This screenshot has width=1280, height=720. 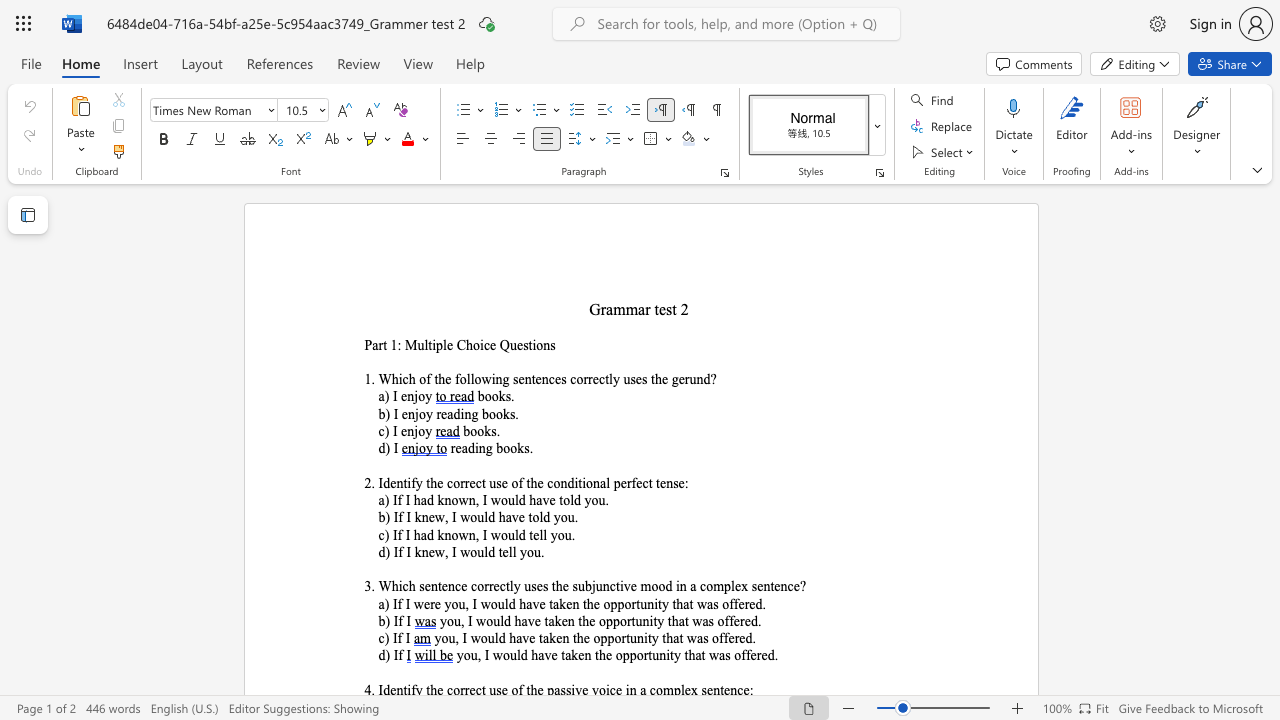 I want to click on the space between the continuous character "e" and "a" in the text, so click(x=460, y=447).